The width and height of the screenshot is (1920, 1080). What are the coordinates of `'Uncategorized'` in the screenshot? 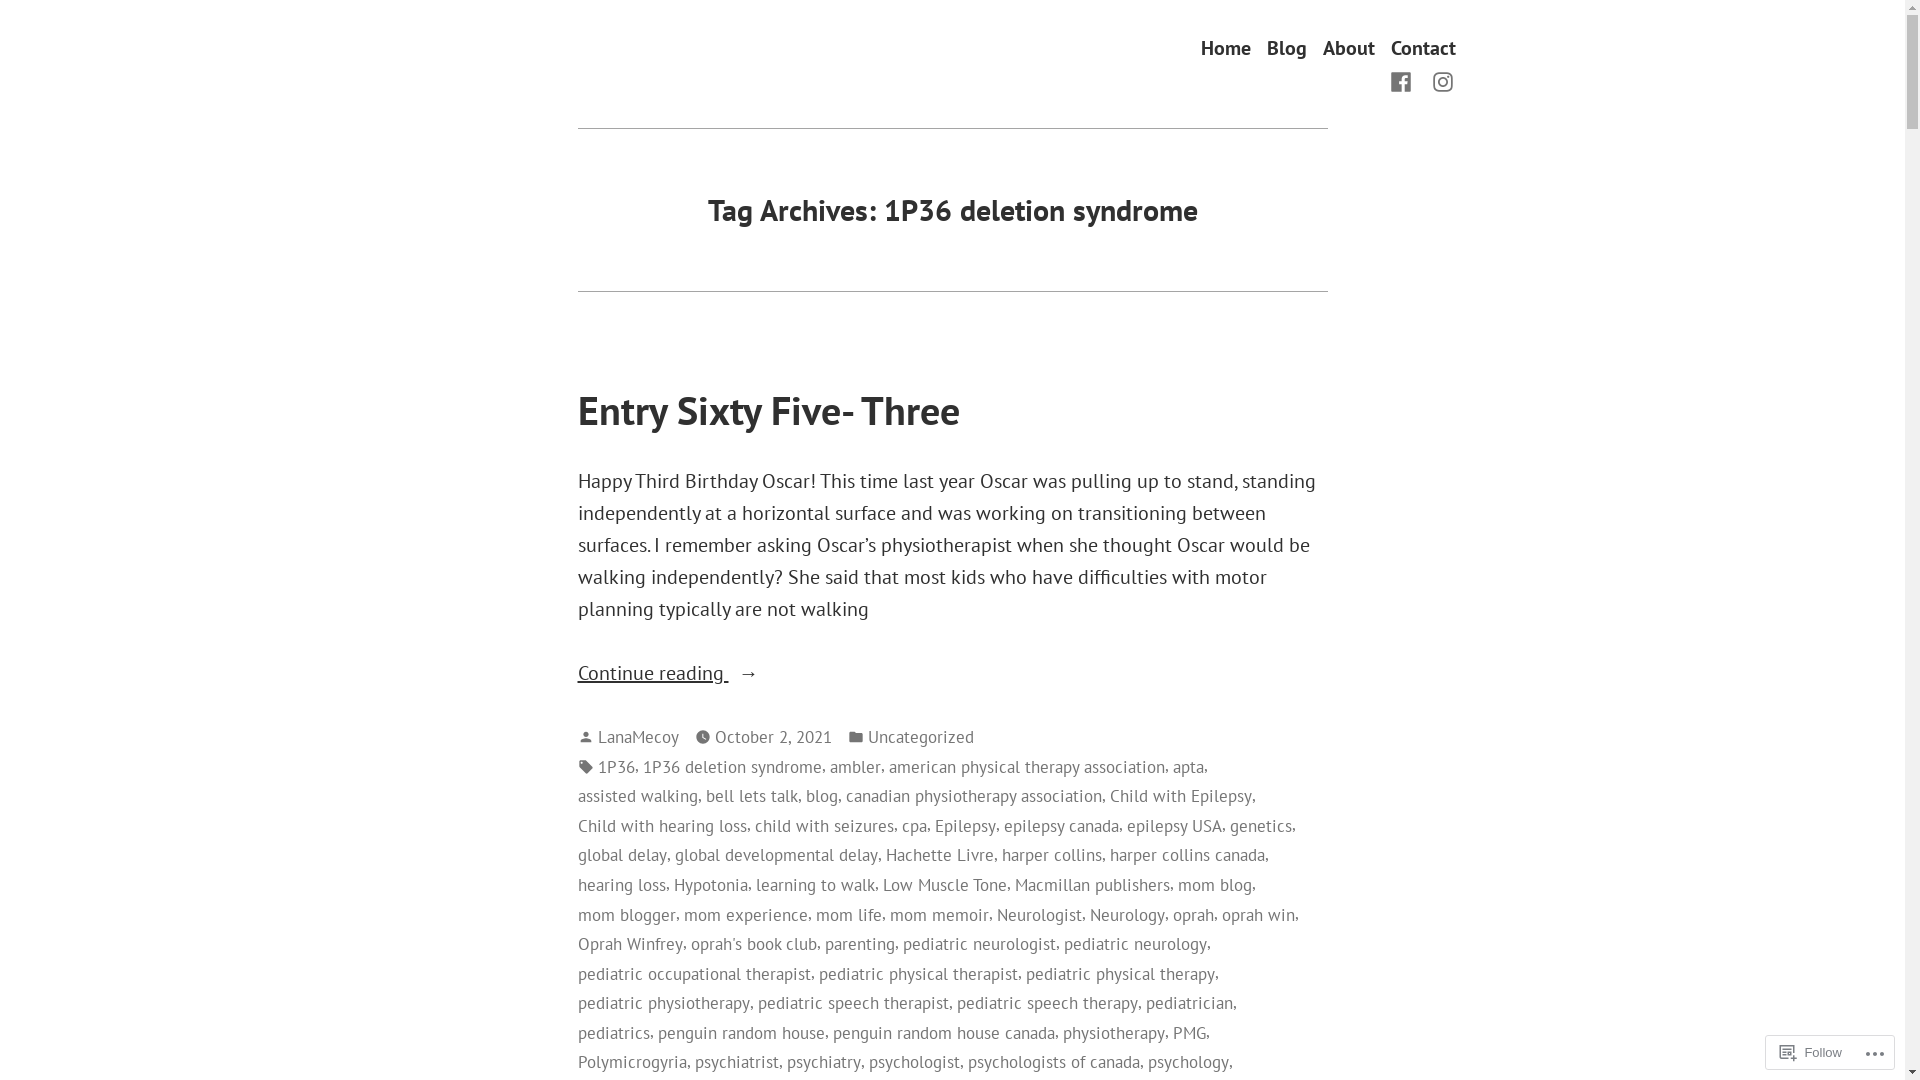 It's located at (920, 736).